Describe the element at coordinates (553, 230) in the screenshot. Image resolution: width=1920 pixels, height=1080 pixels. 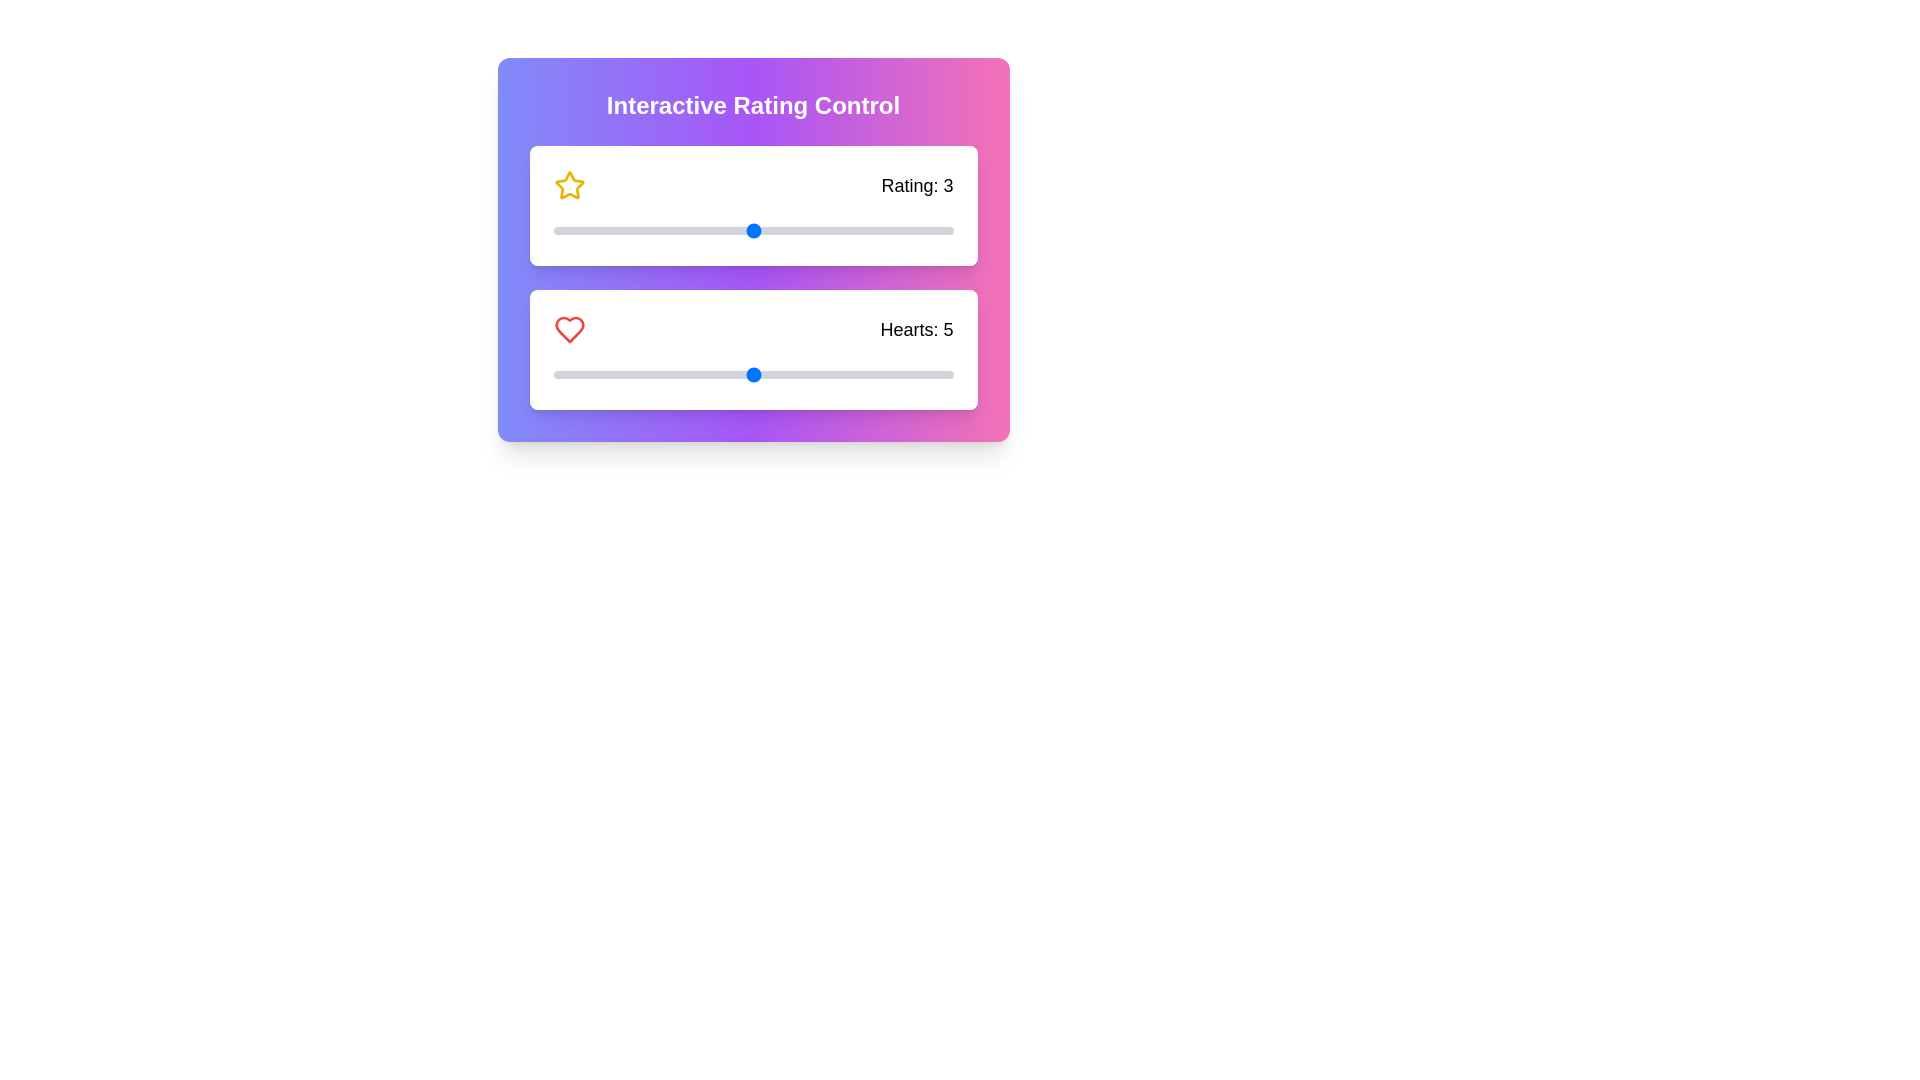
I see `the rating slider to set the value to 1` at that location.